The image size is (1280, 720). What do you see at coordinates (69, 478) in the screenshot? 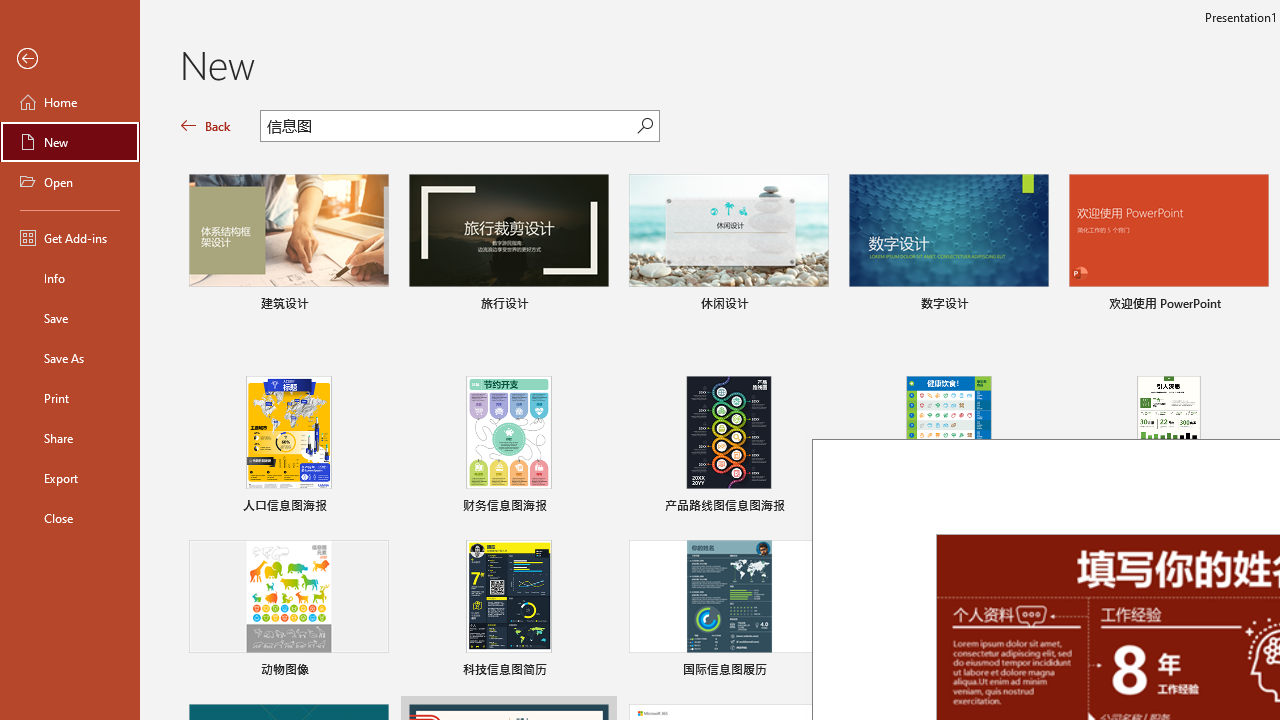
I see `'Export'` at bounding box center [69, 478].